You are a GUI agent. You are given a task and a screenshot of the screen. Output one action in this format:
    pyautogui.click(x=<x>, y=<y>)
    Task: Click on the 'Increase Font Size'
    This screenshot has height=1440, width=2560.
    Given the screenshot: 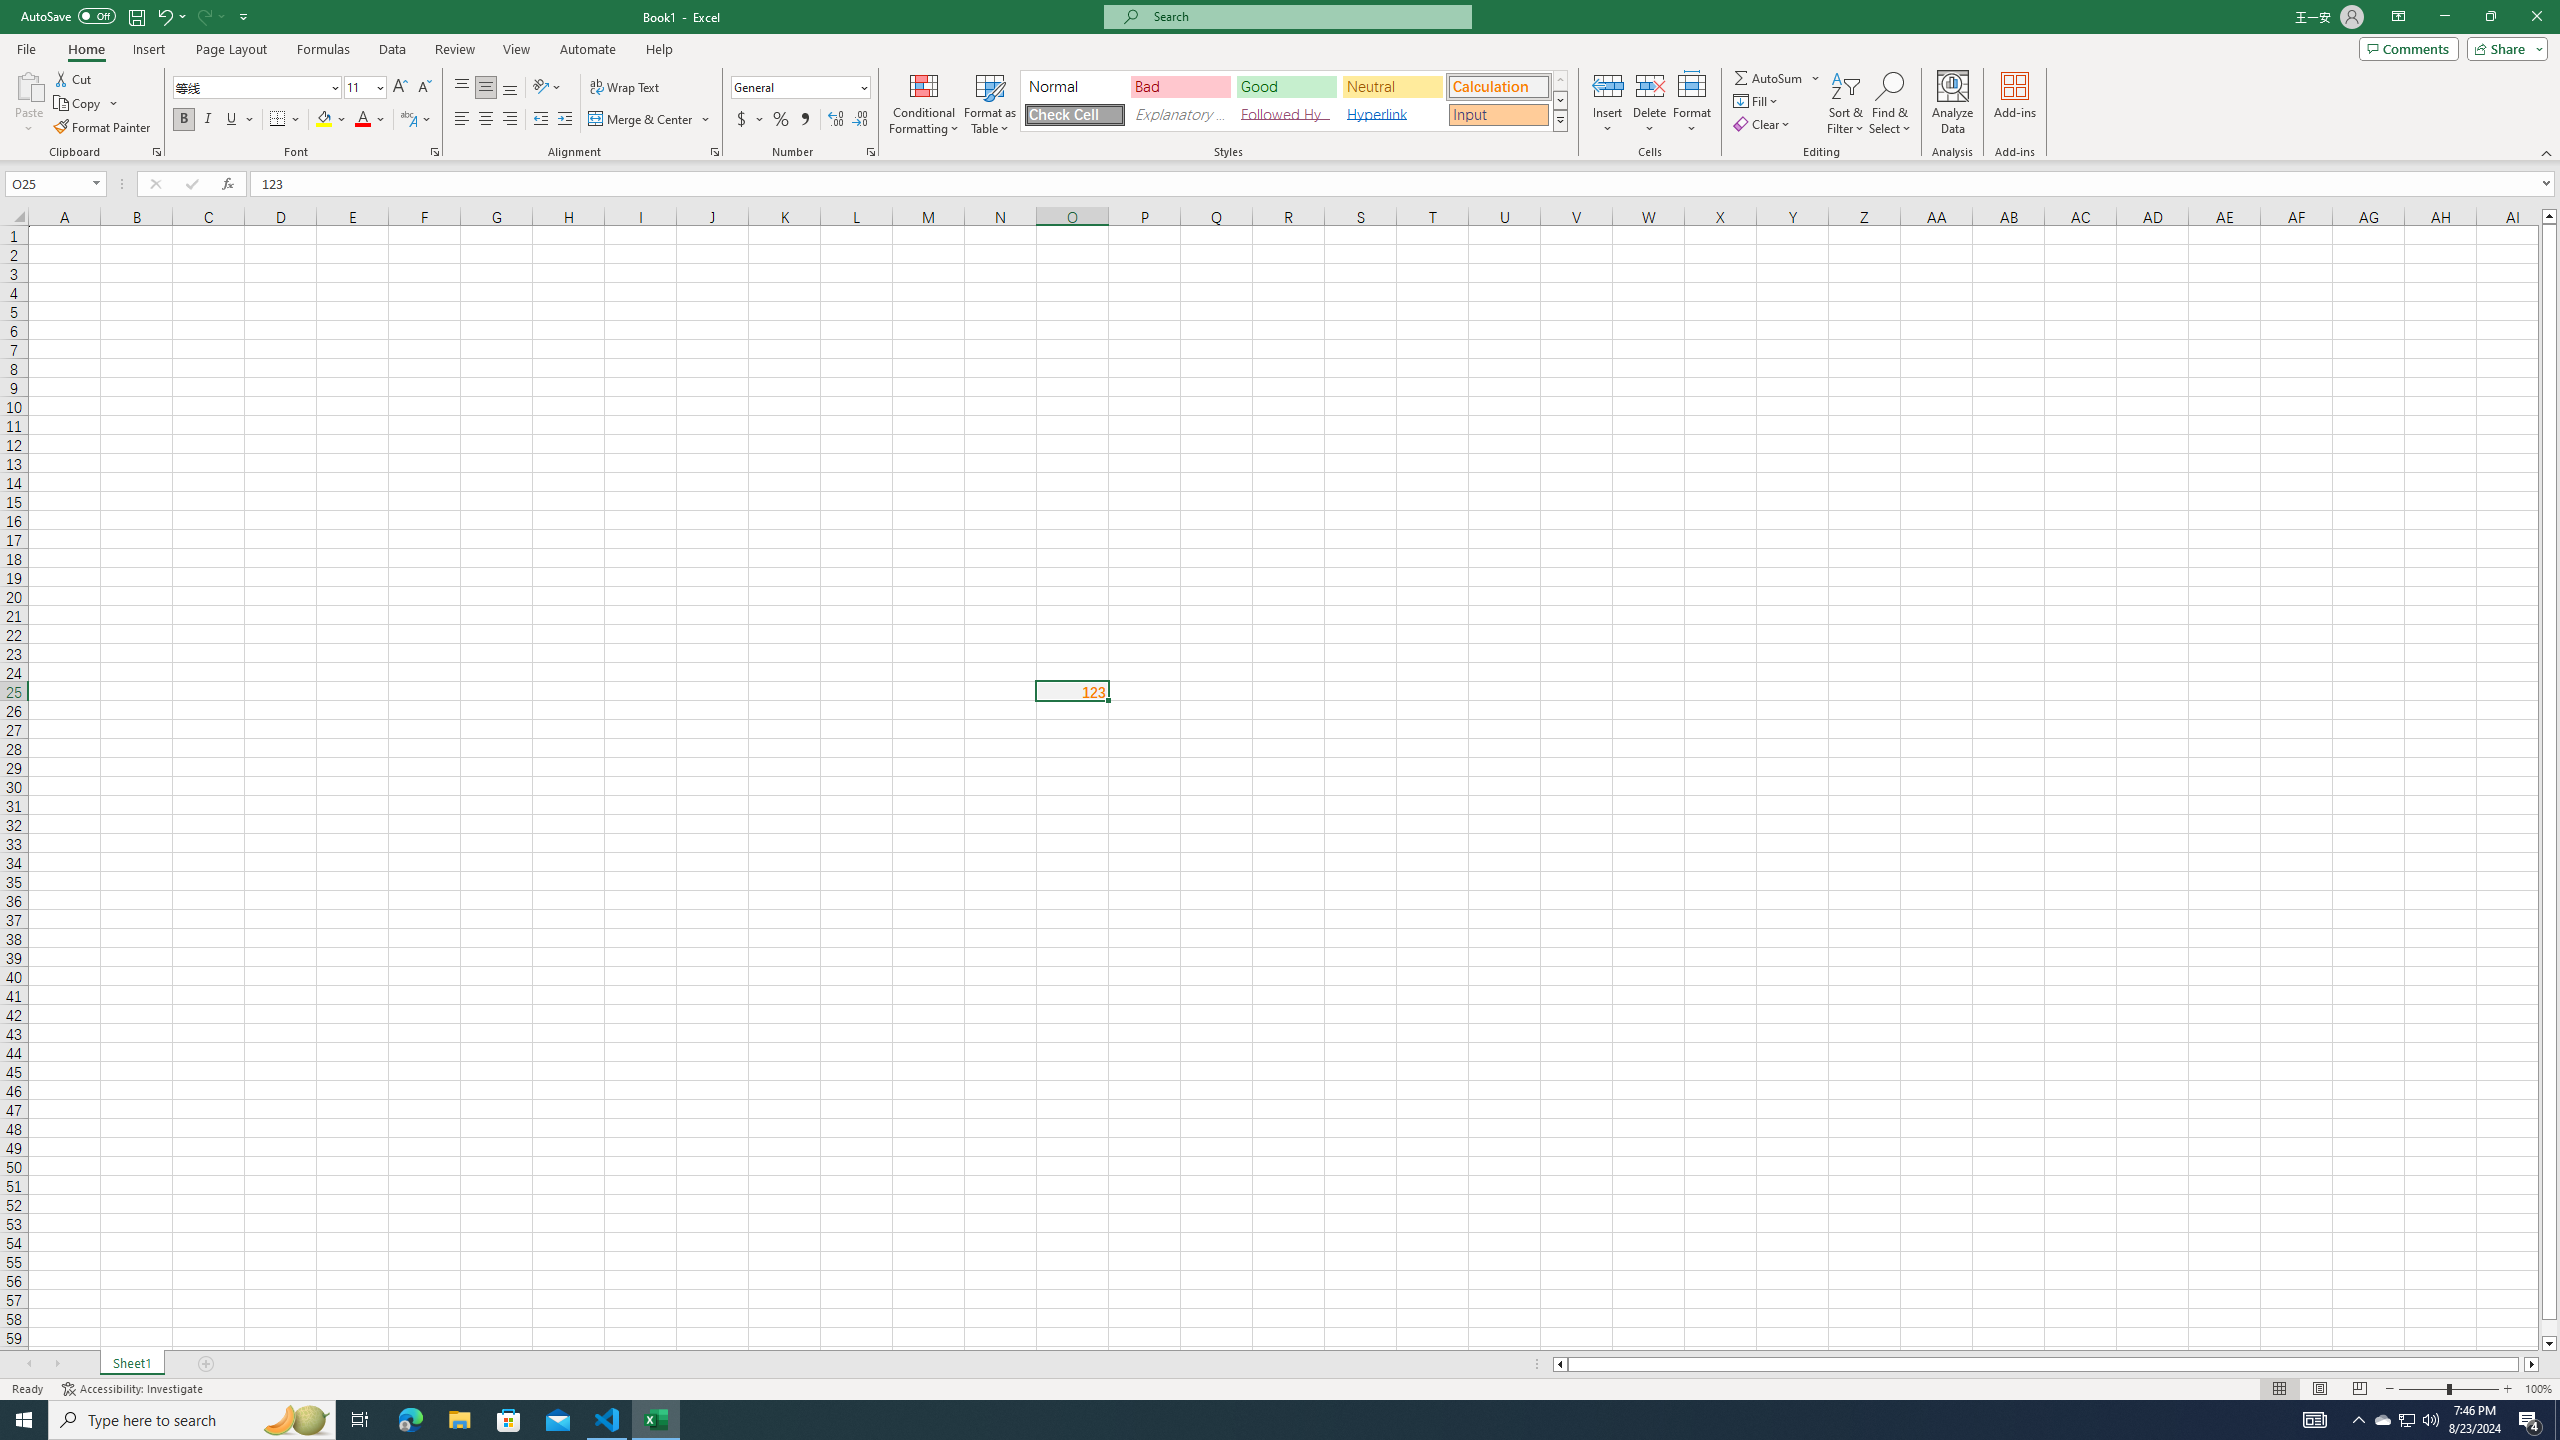 What is the action you would take?
    pyautogui.click(x=399, y=87)
    